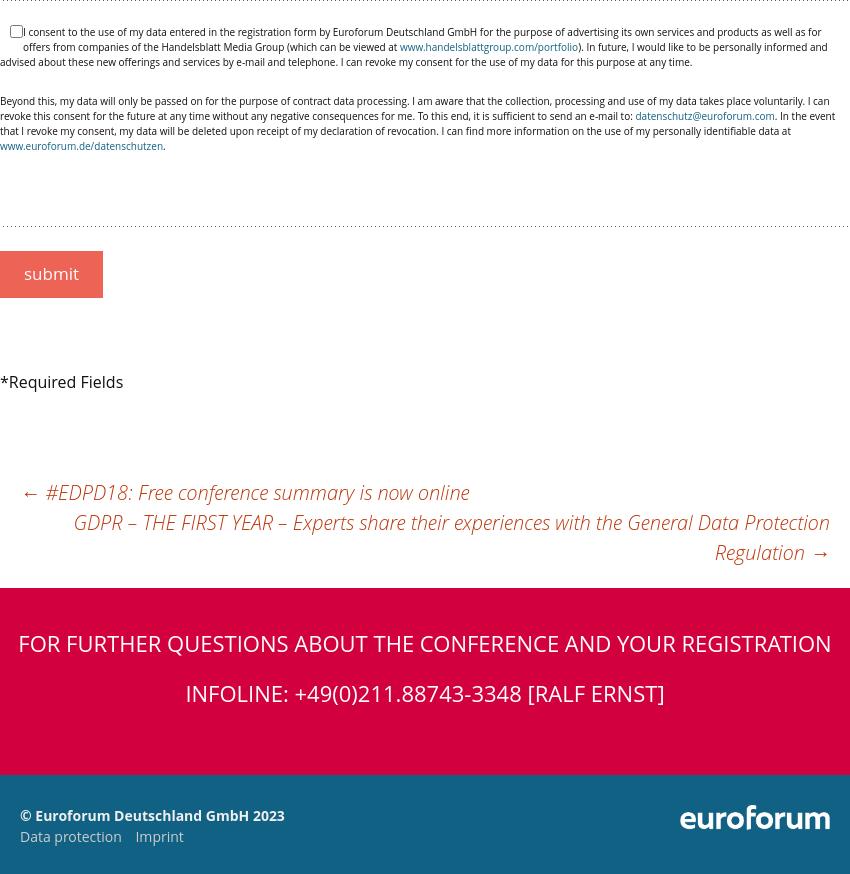  Describe the element at coordinates (81, 145) in the screenshot. I see `'www.euroforum.de/datenschutzen'` at that location.